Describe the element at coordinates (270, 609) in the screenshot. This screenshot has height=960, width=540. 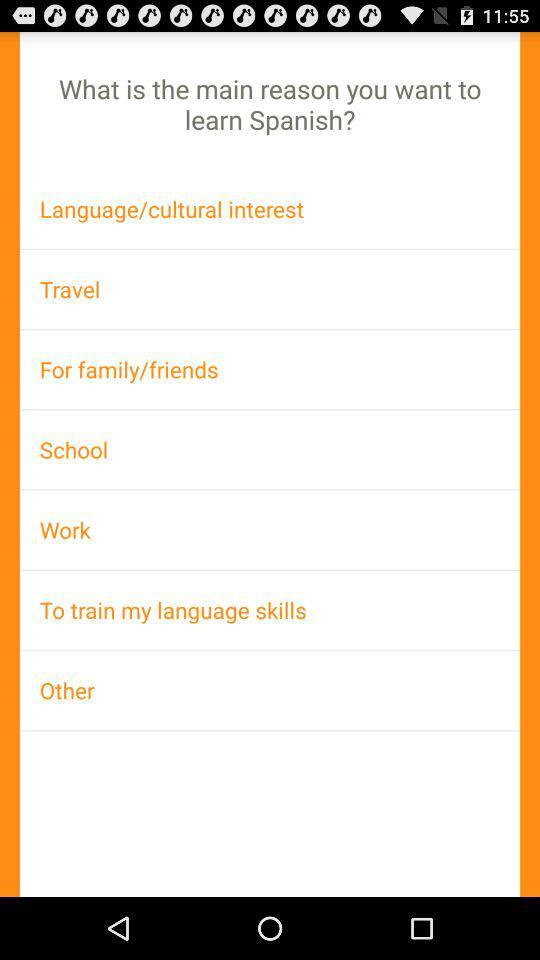
I see `to train my item` at that location.